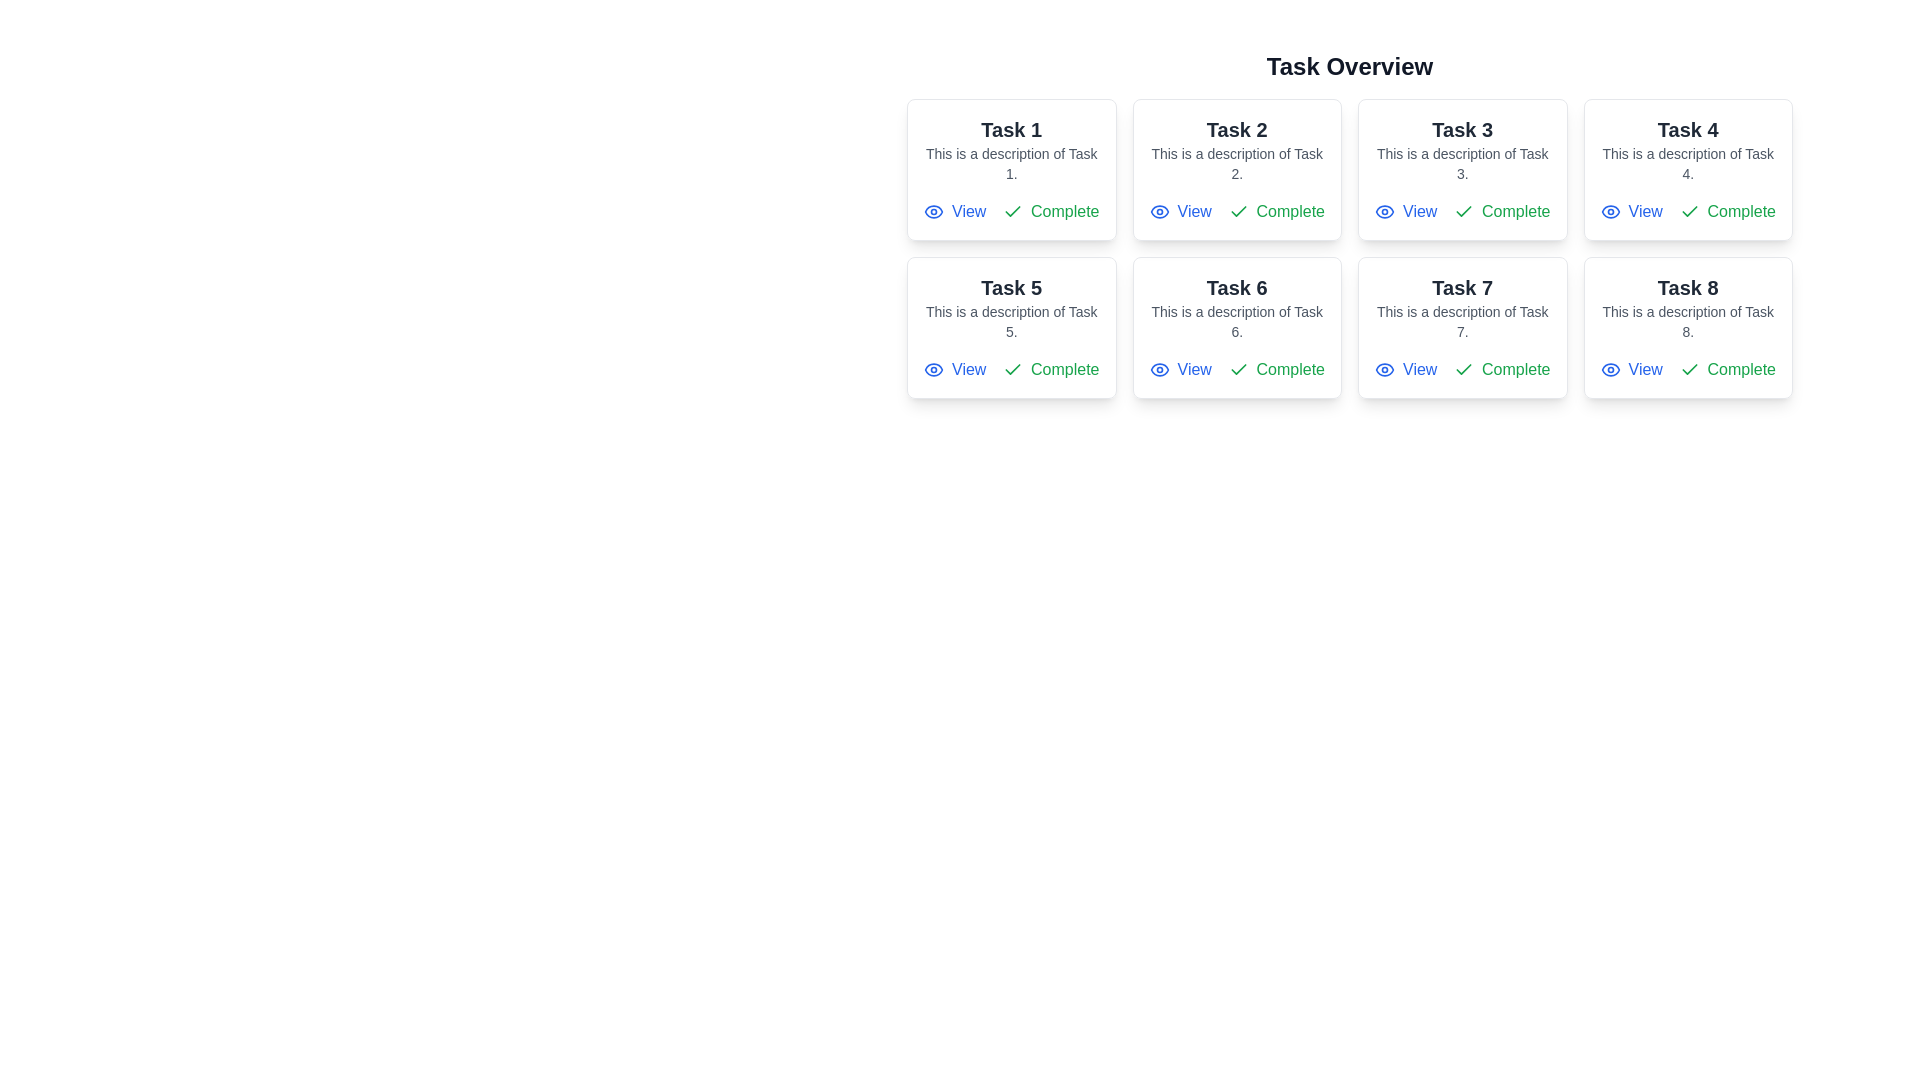 This screenshot has height=1080, width=1920. Describe the element at coordinates (1236, 212) in the screenshot. I see `the 'Complete' label located at the bottom of the 'Task 2' card to mark the task as done` at that location.